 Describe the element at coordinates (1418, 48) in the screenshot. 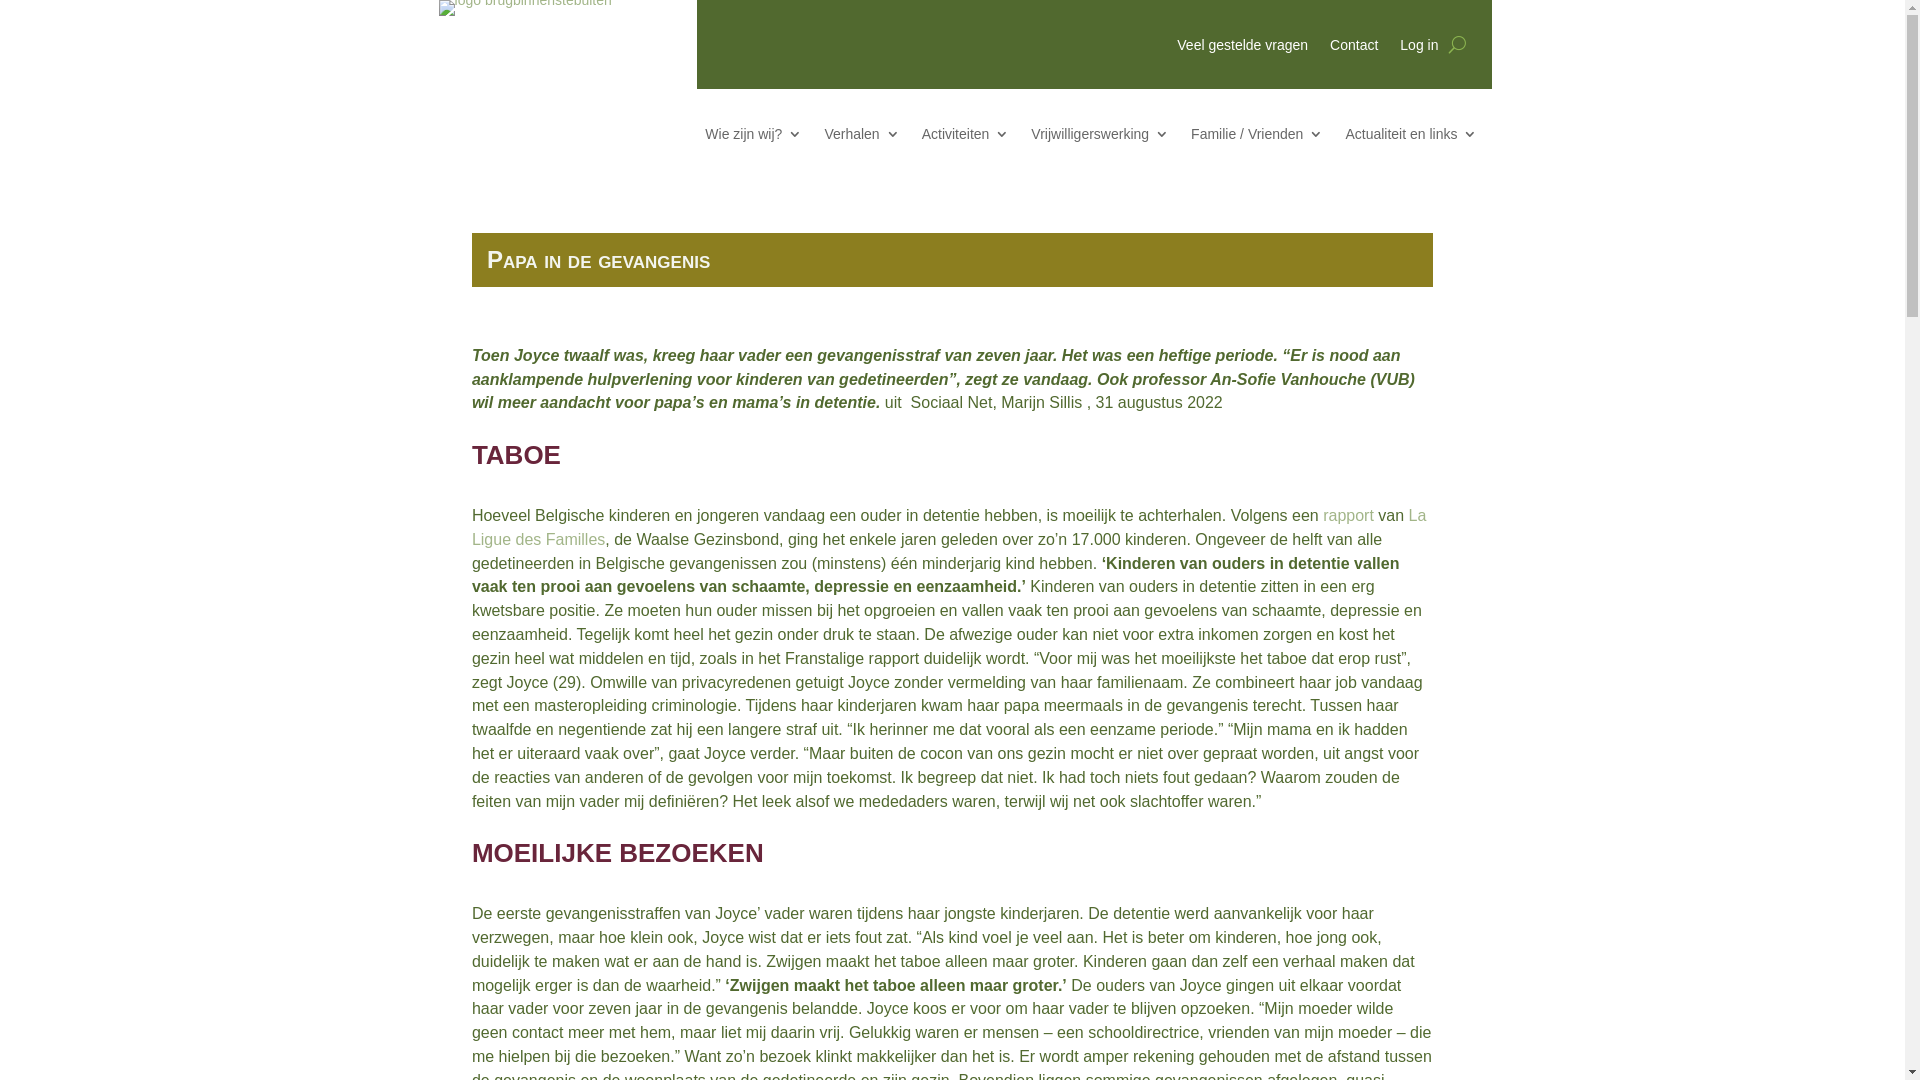

I see `'Log in'` at that location.